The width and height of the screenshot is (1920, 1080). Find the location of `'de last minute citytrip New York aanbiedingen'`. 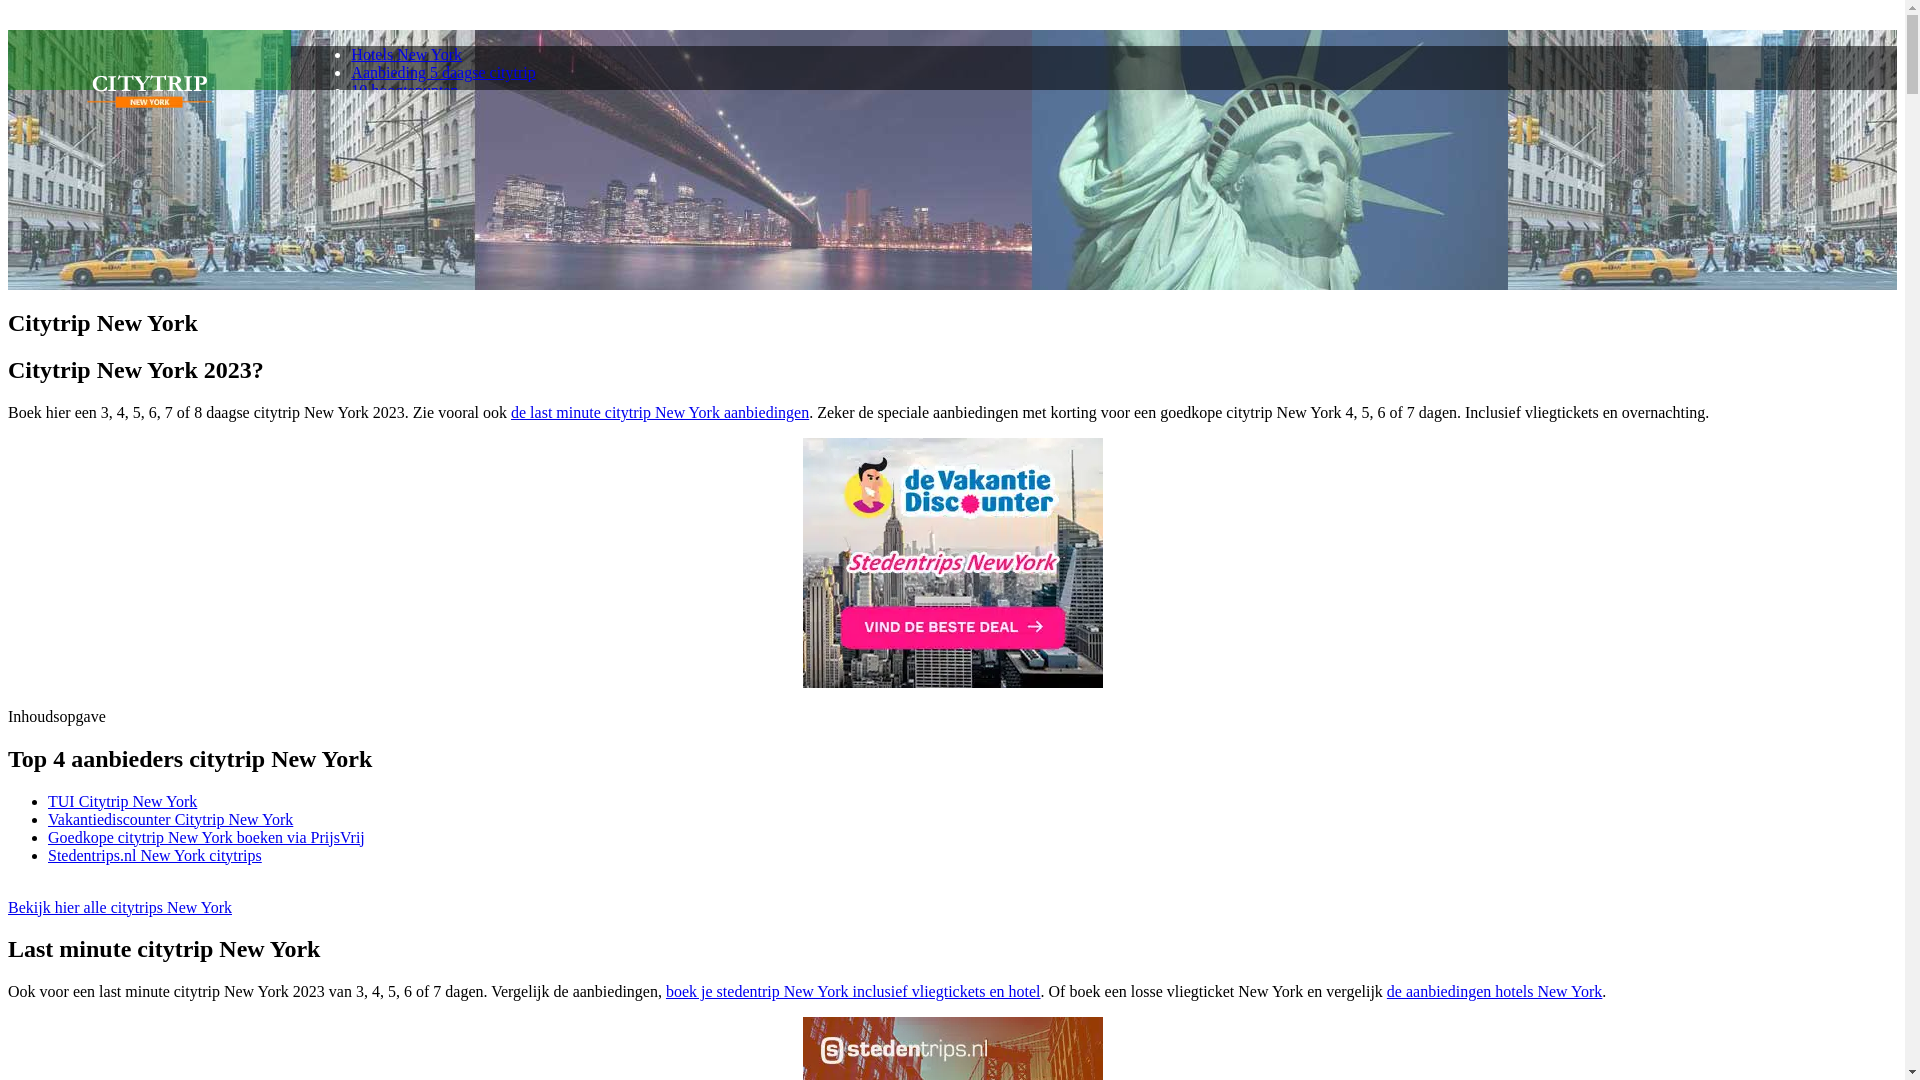

'de last minute citytrip New York aanbiedingen' is located at coordinates (660, 411).